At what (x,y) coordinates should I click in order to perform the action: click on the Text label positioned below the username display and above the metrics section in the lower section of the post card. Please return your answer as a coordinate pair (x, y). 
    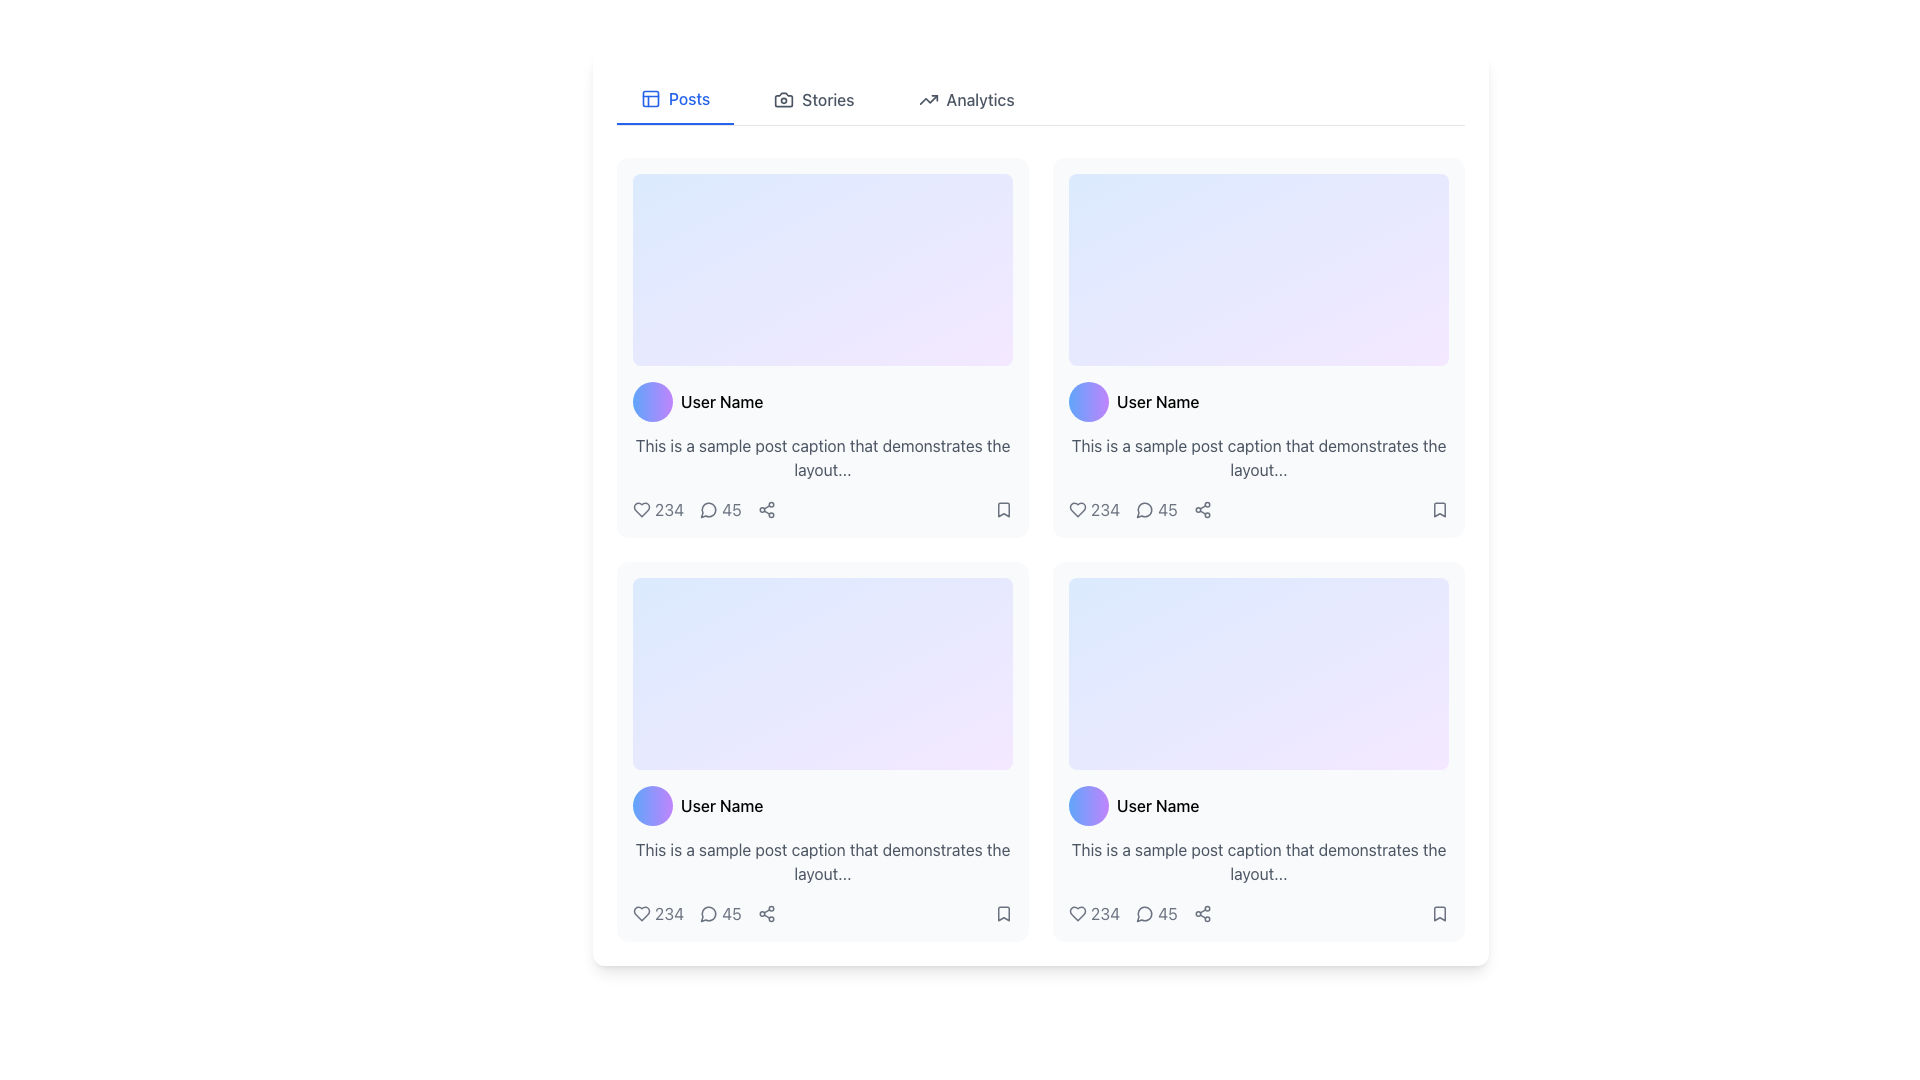
    Looking at the image, I should click on (822, 860).